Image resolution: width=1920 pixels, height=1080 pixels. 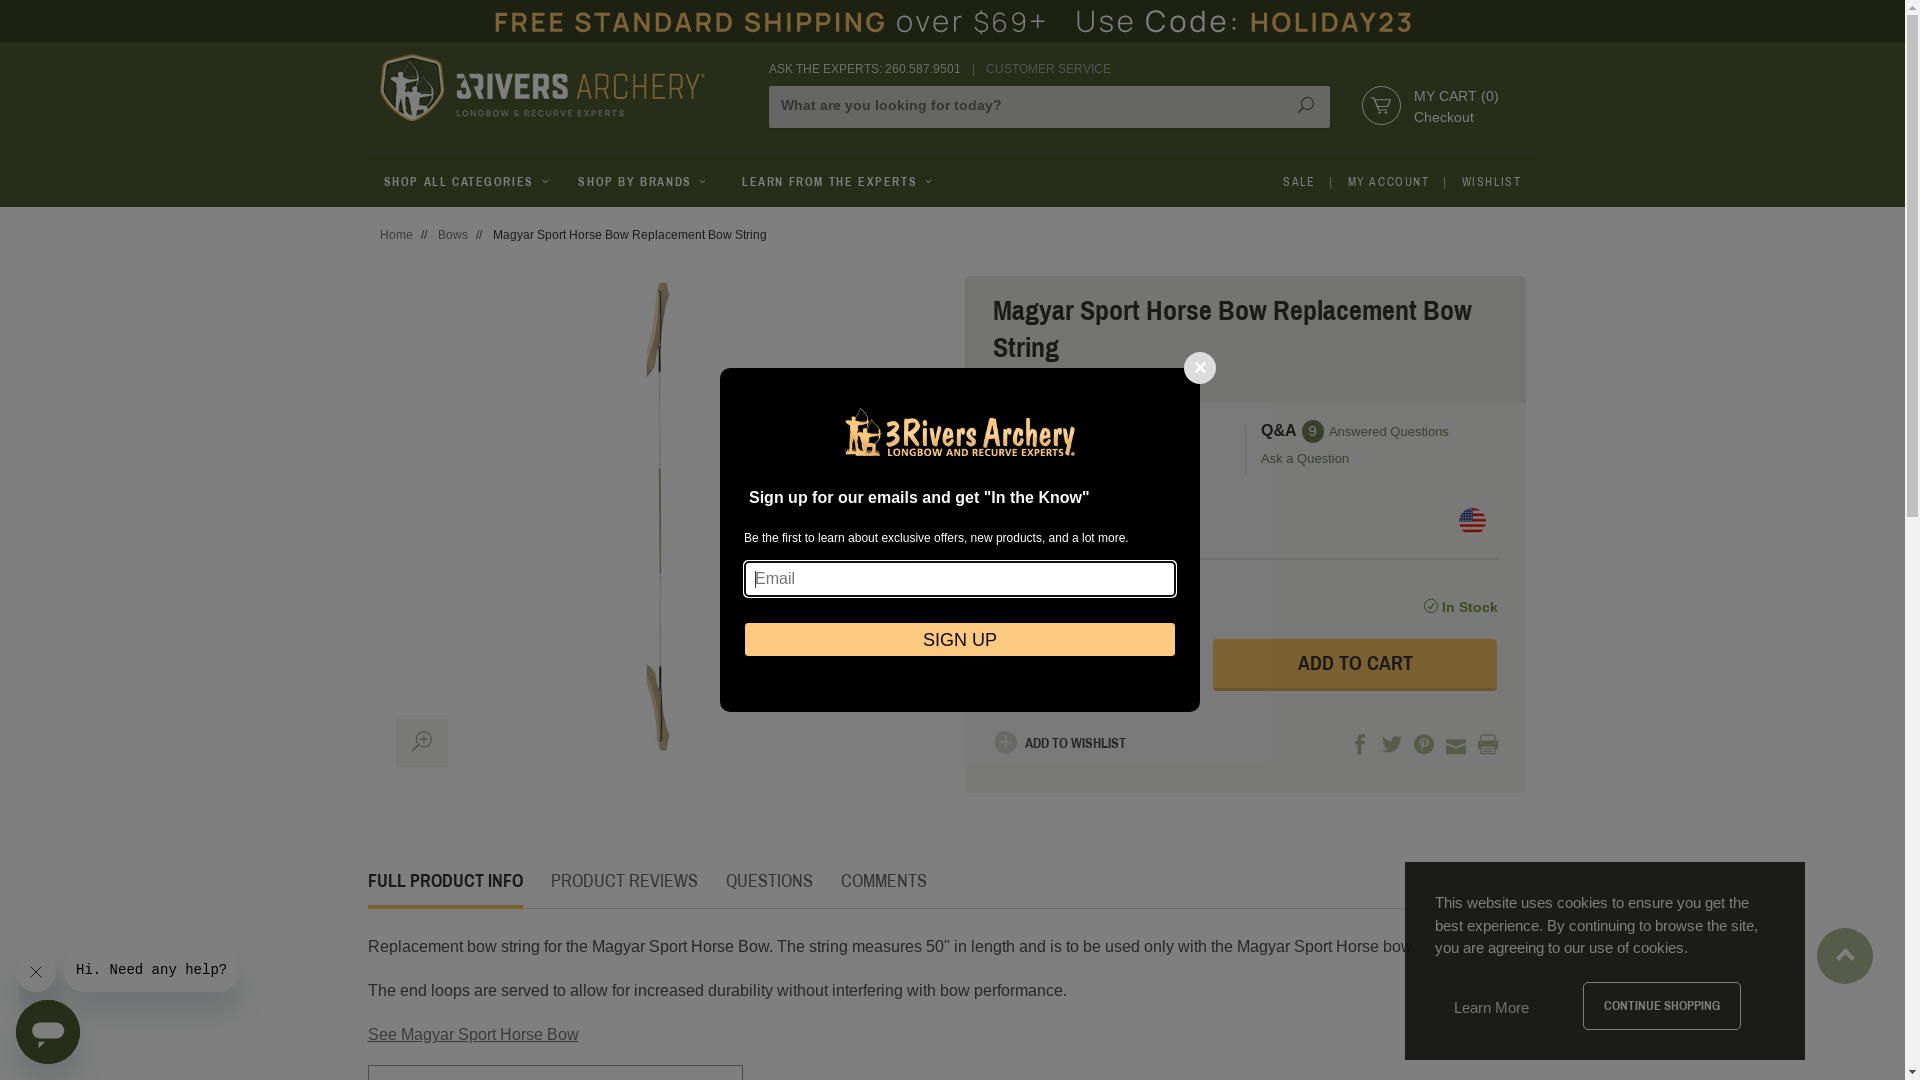 What do you see at coordinates (882, 880) in the screenshot?
I see `'COMMENTS'` at bounding box center [882, 880].